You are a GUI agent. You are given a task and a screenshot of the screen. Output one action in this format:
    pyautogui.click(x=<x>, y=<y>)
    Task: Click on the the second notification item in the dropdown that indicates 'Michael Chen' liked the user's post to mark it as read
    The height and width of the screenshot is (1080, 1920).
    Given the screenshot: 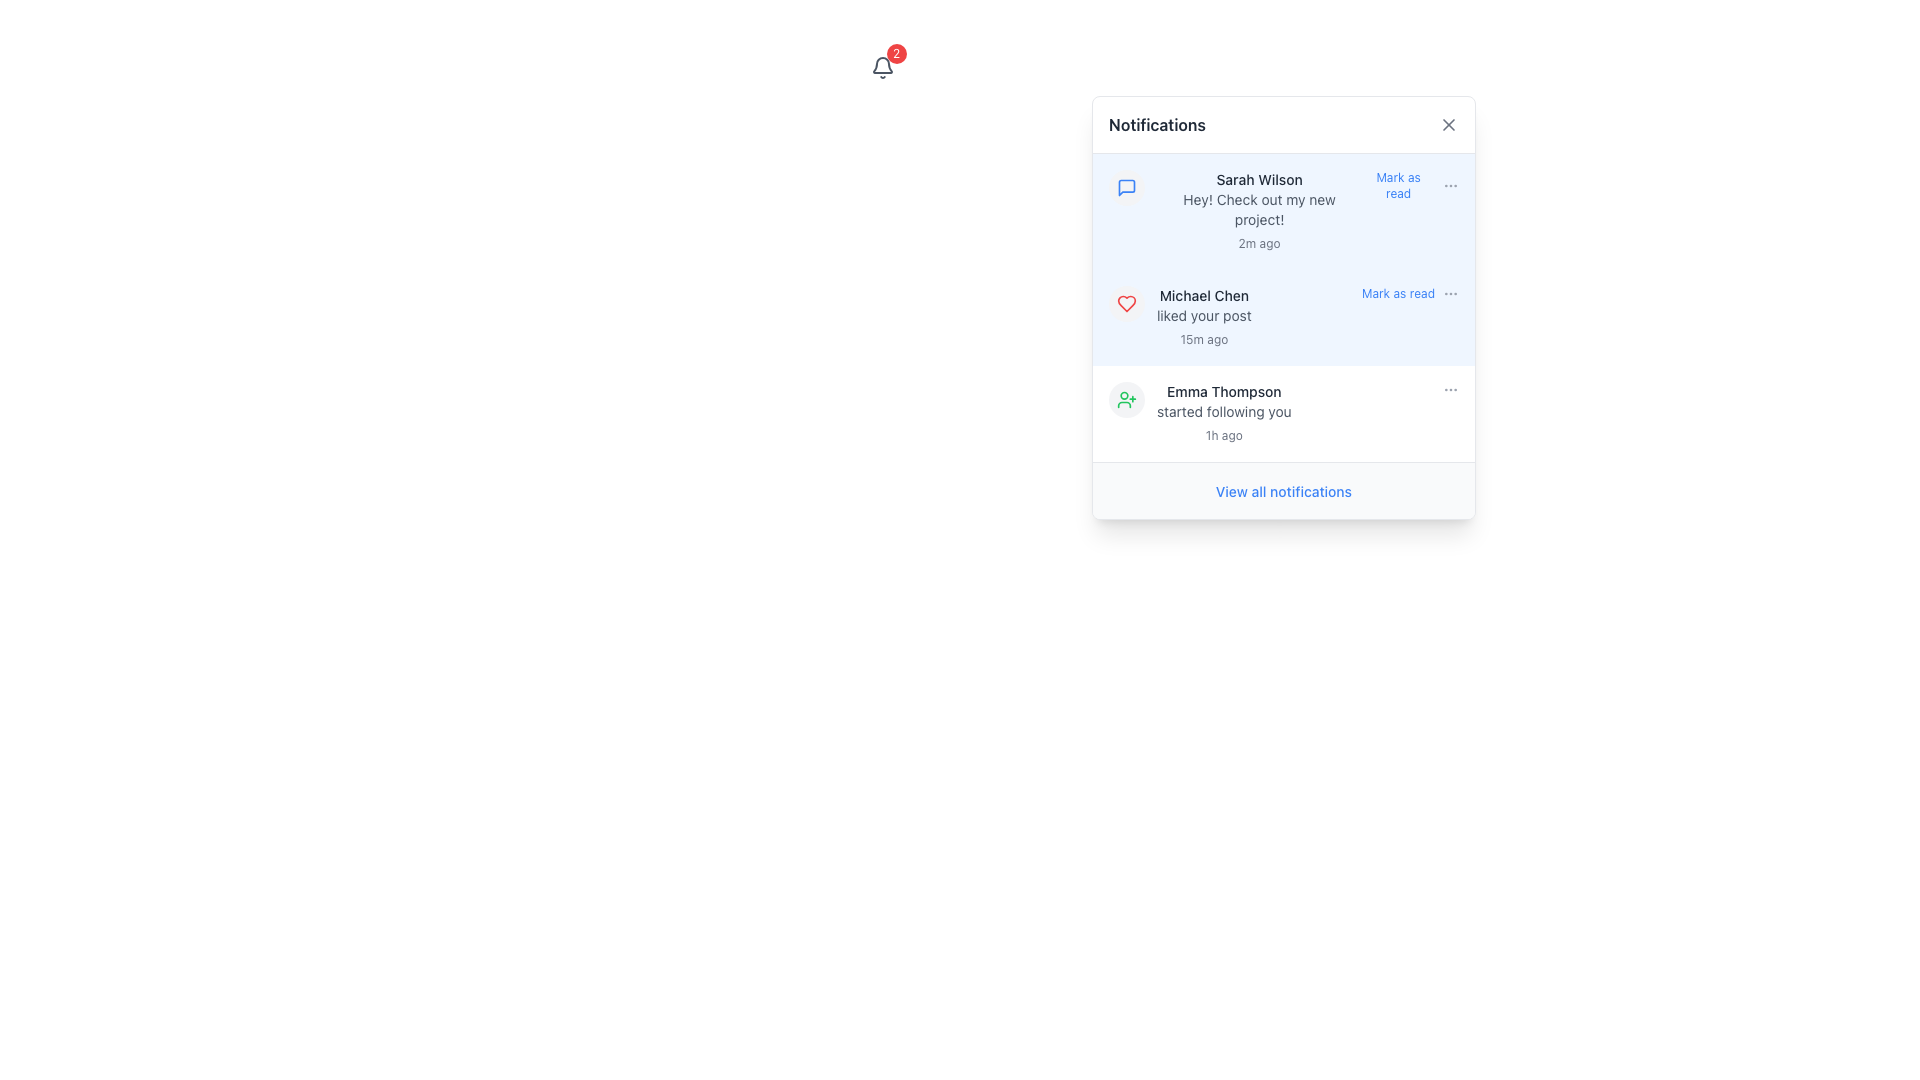 What is the action you would take?
    pyautogui.click(x=1283, y=308)
    